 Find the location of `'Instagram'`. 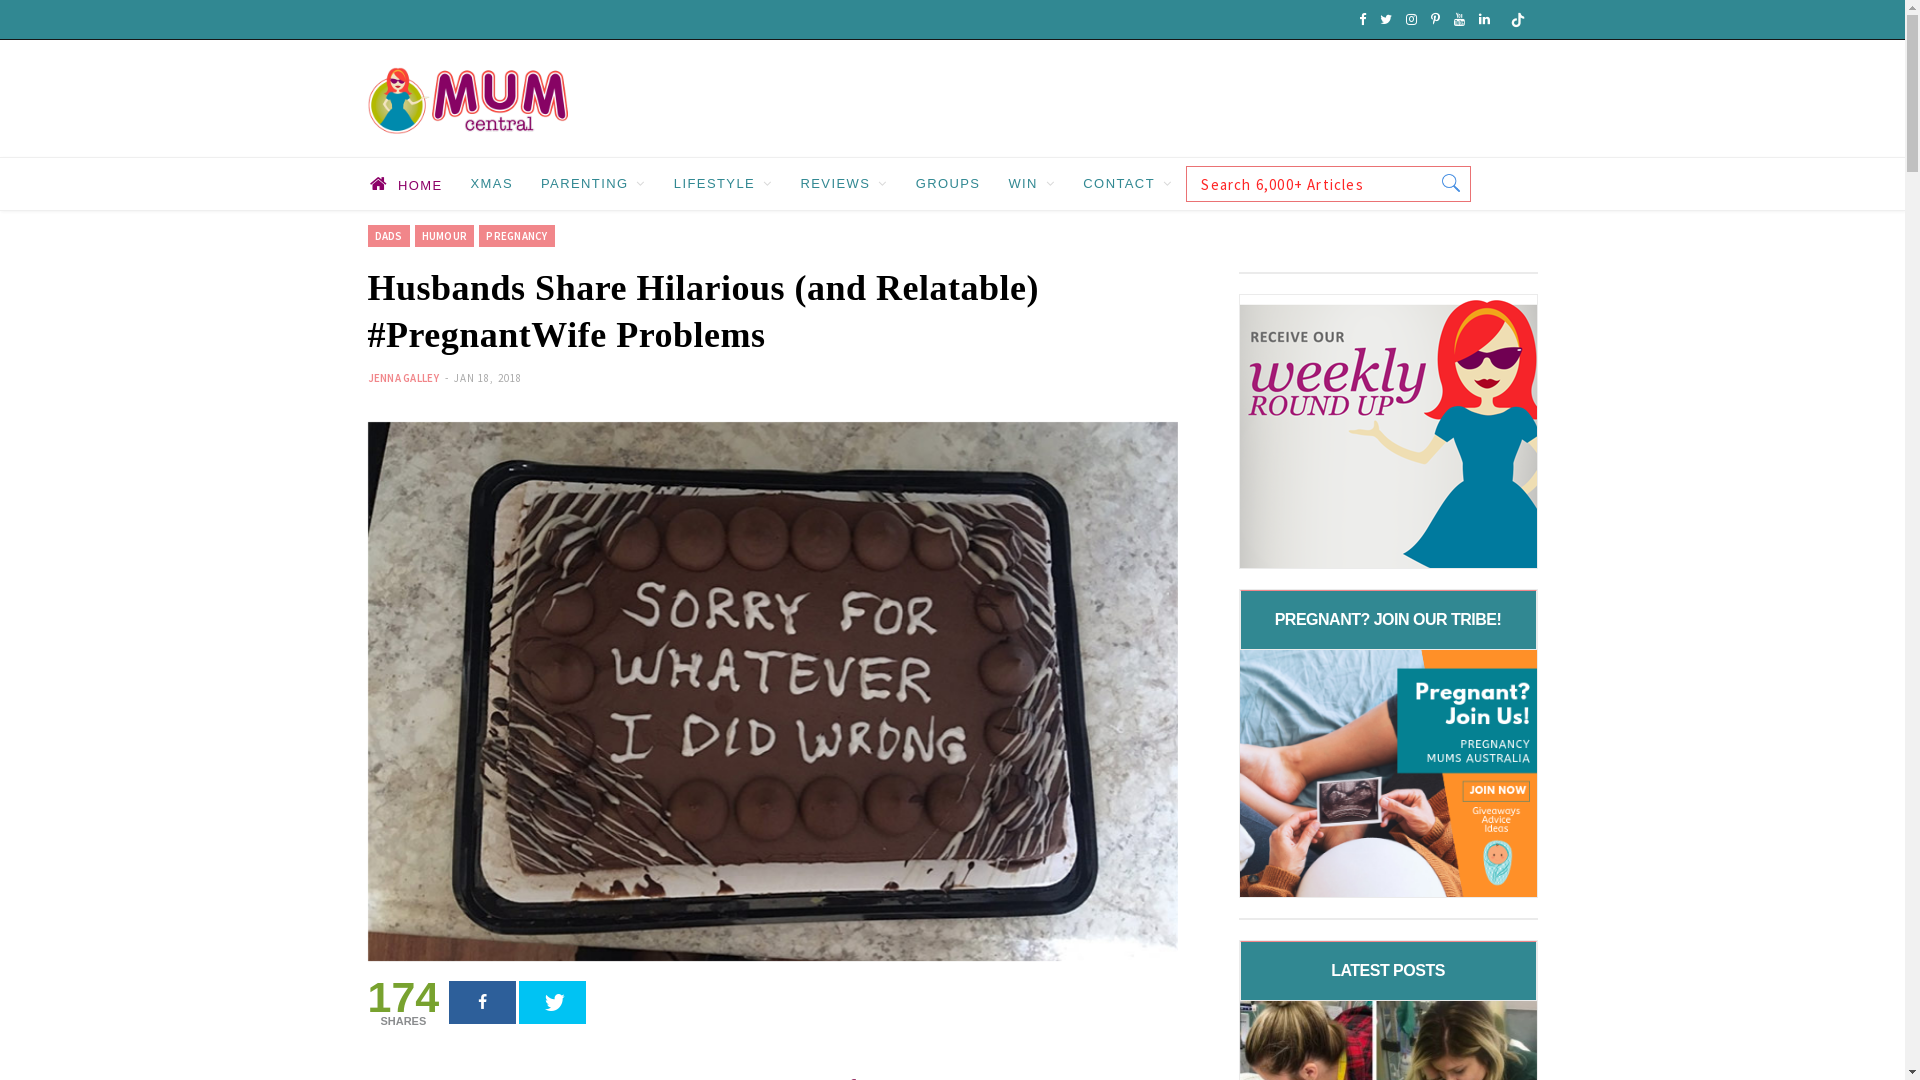

'Instagram' is located at coordinates (1410, 19).